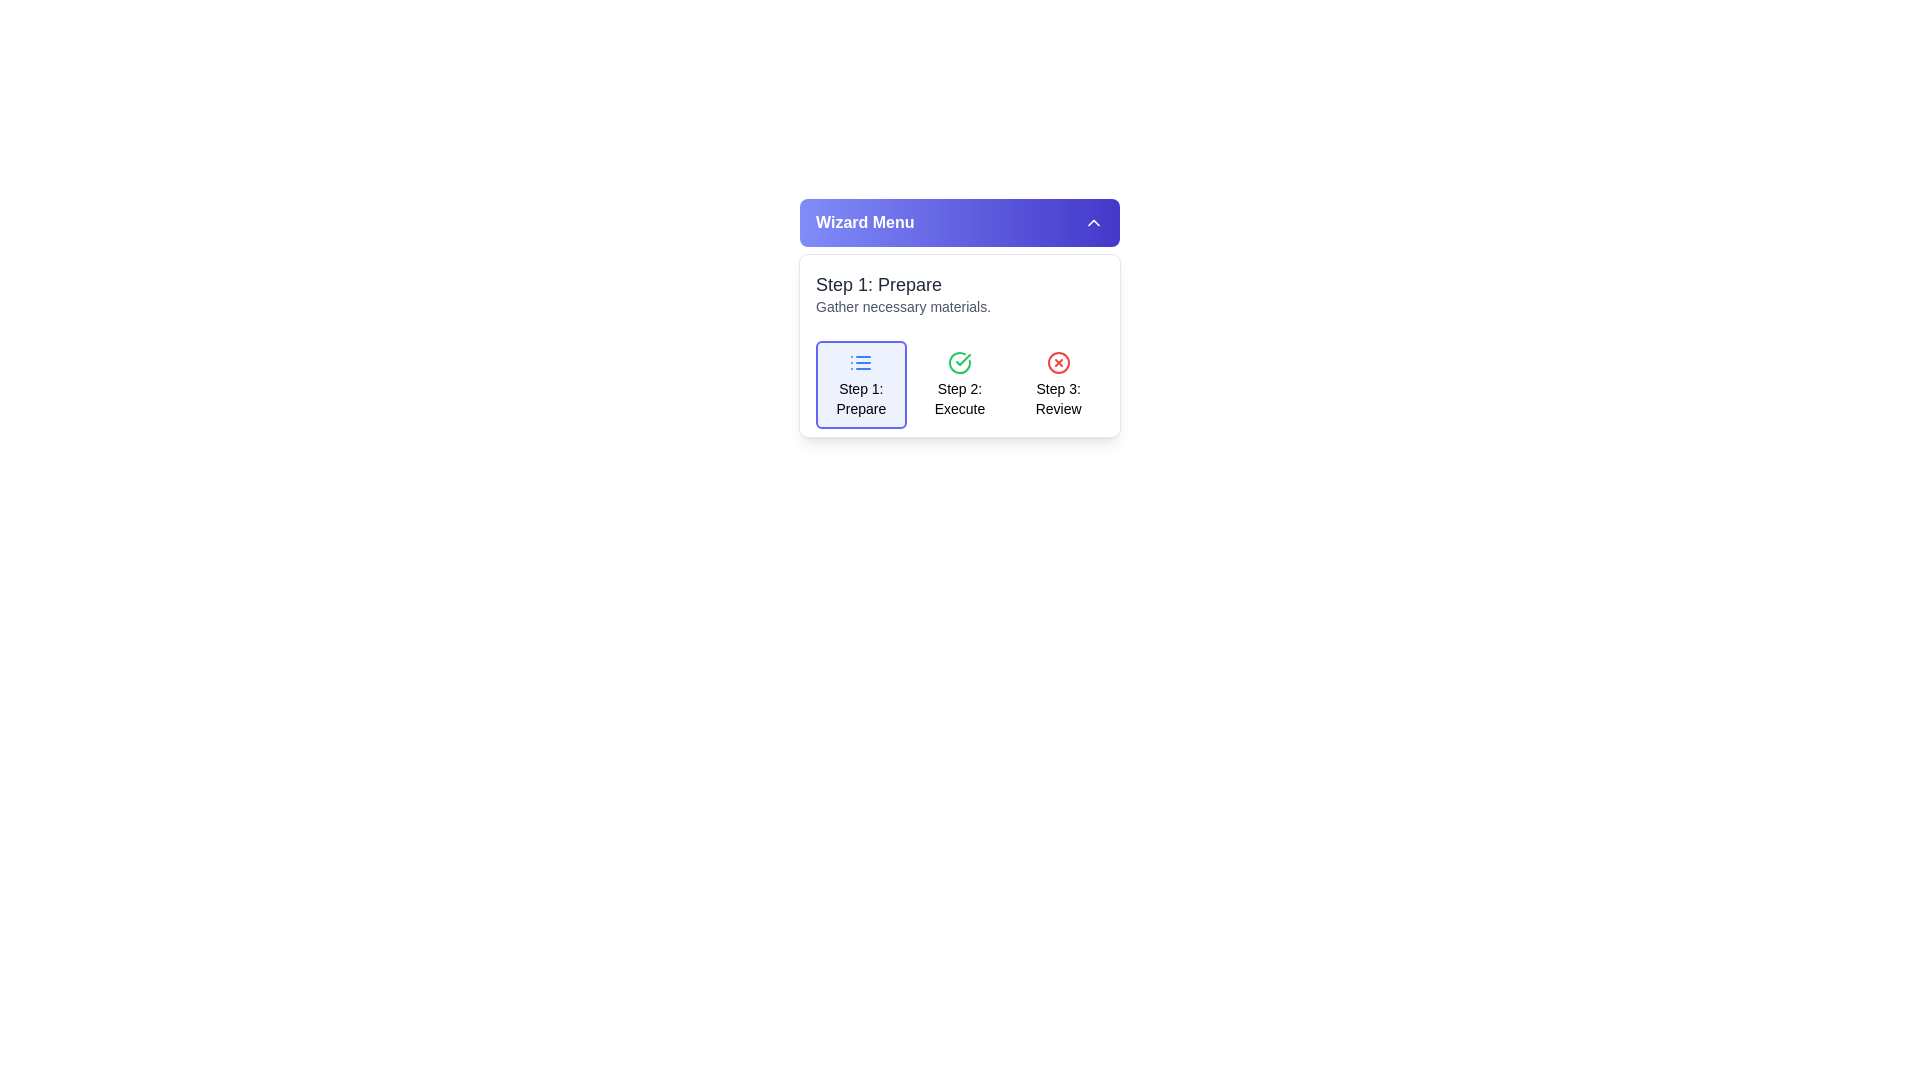 The width and height of the screenshot is (1920, 1080). What do you see at coordinates (1093, 223) in the screenshot?
I see `the Chevron-Up or Collapse Icon located on the right-hand side of the 'Wizard Menu' bar` at bounding box center [1093, 223].